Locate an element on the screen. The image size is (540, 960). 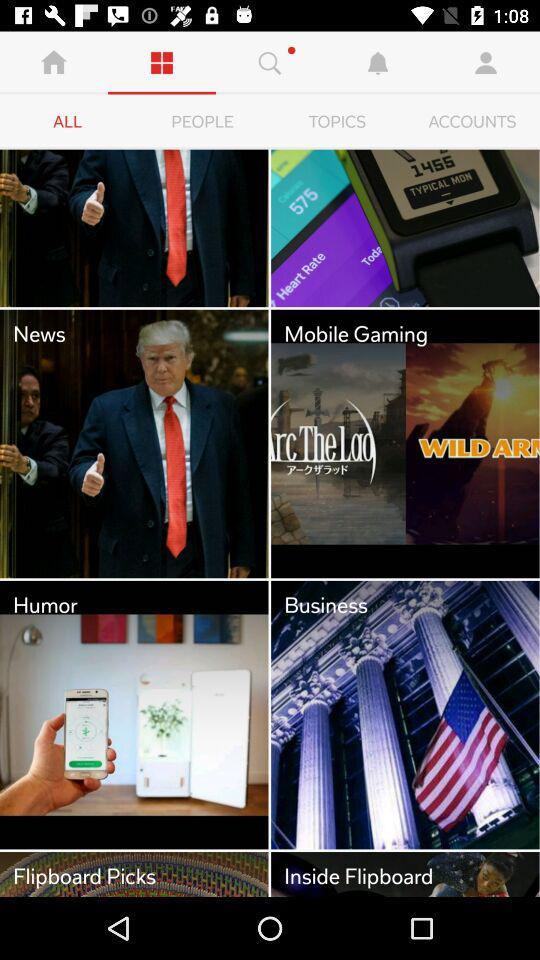
icon next to the topics item is located at coordinates (472, 121).